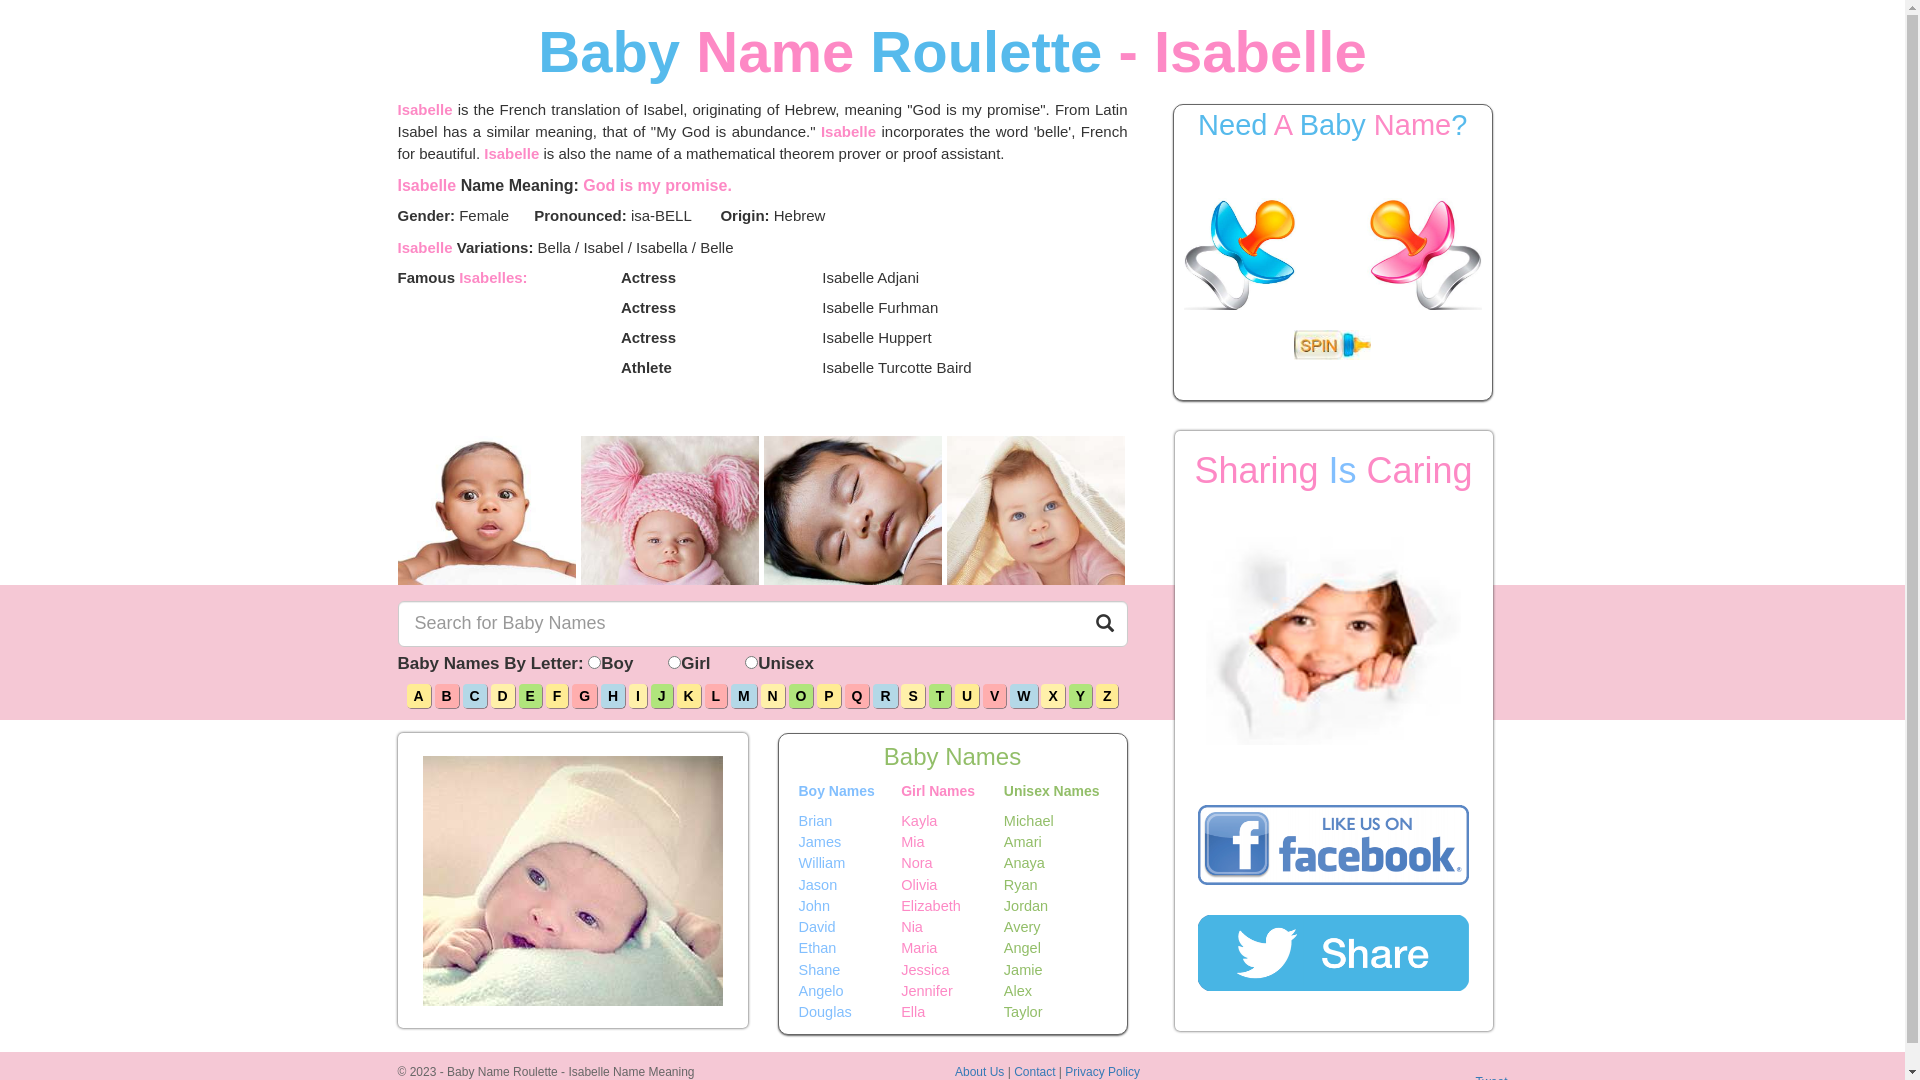 This screenshot has height=1080, width=1920. What do you see at coordinates (849, 991) in the screenshot?
I see `'Angelo'` at bounding box center [849, 991].